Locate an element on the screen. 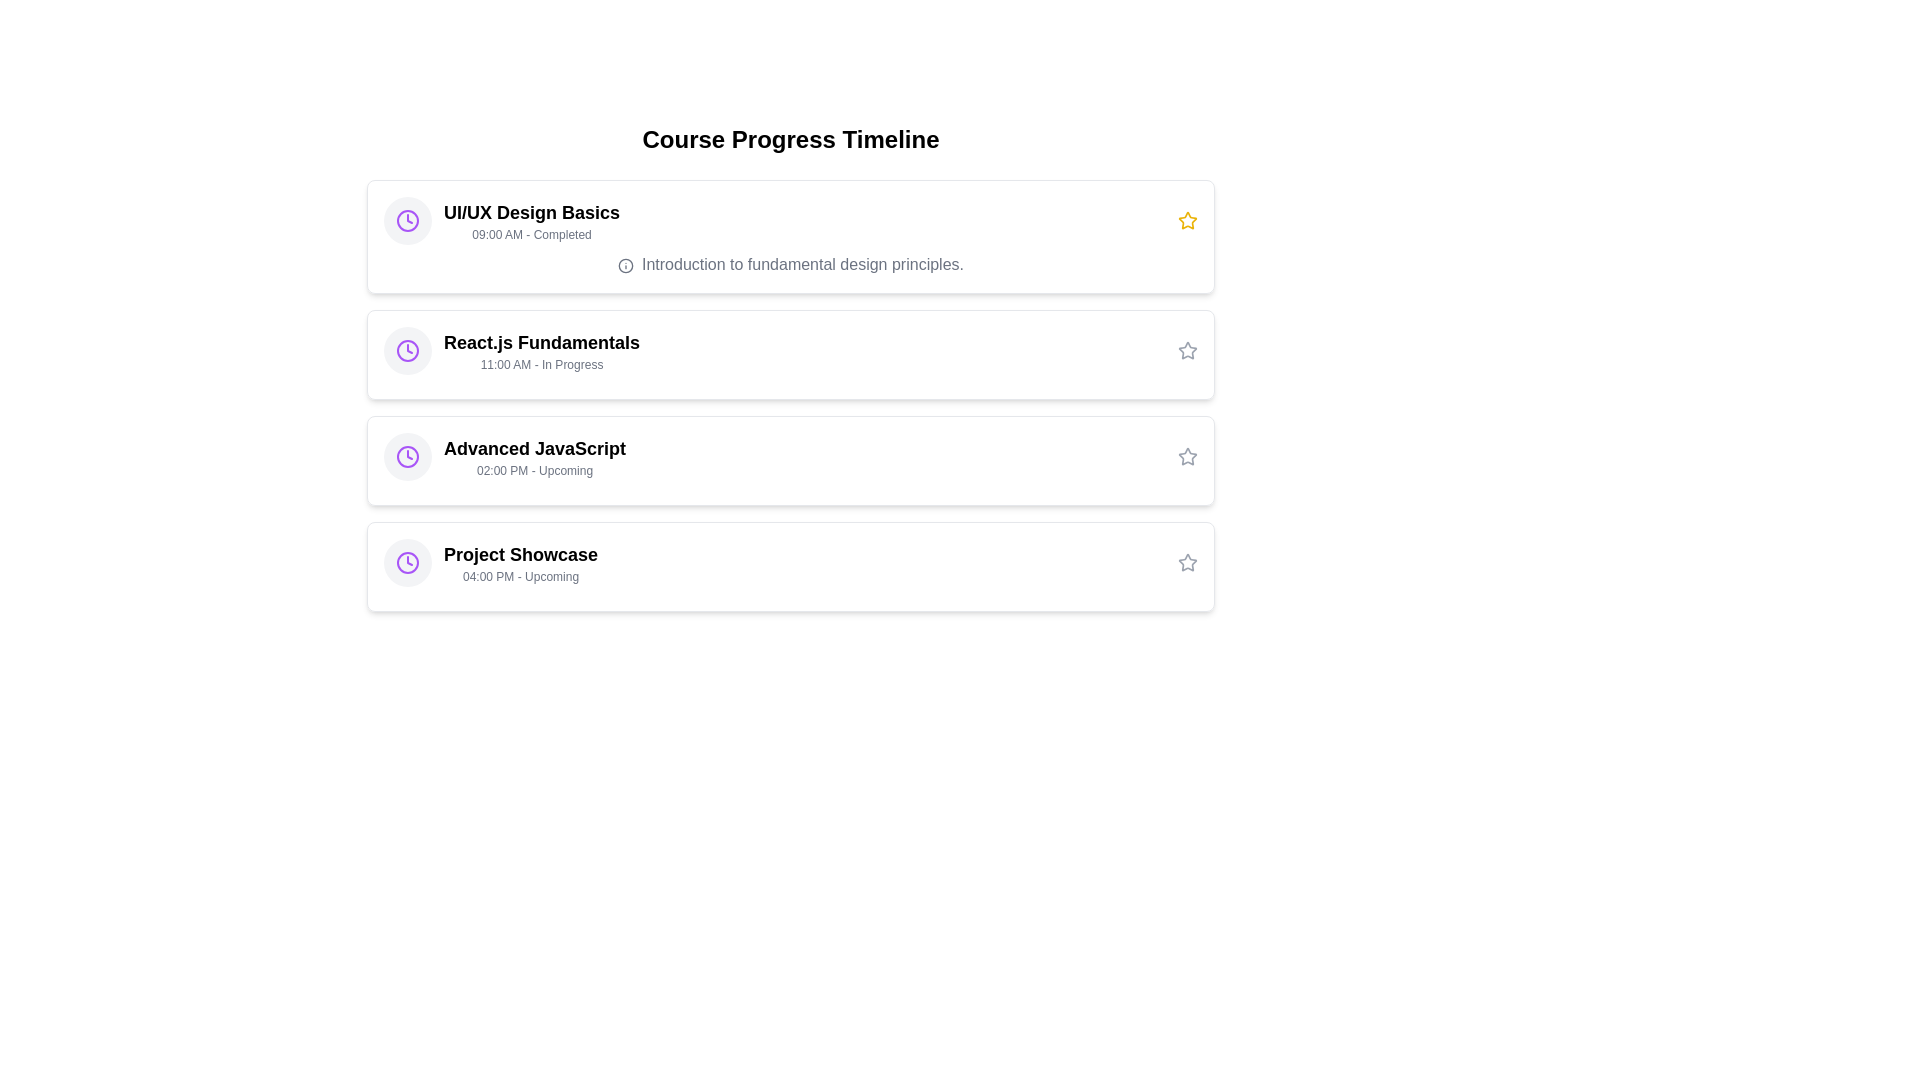 The image size is (1920, 1080). text of the 'Advanced JavaScript' title label, which is the third course in the list, located above the description '02:00 PM - Upcoming' is located at coordinates (535, 447).